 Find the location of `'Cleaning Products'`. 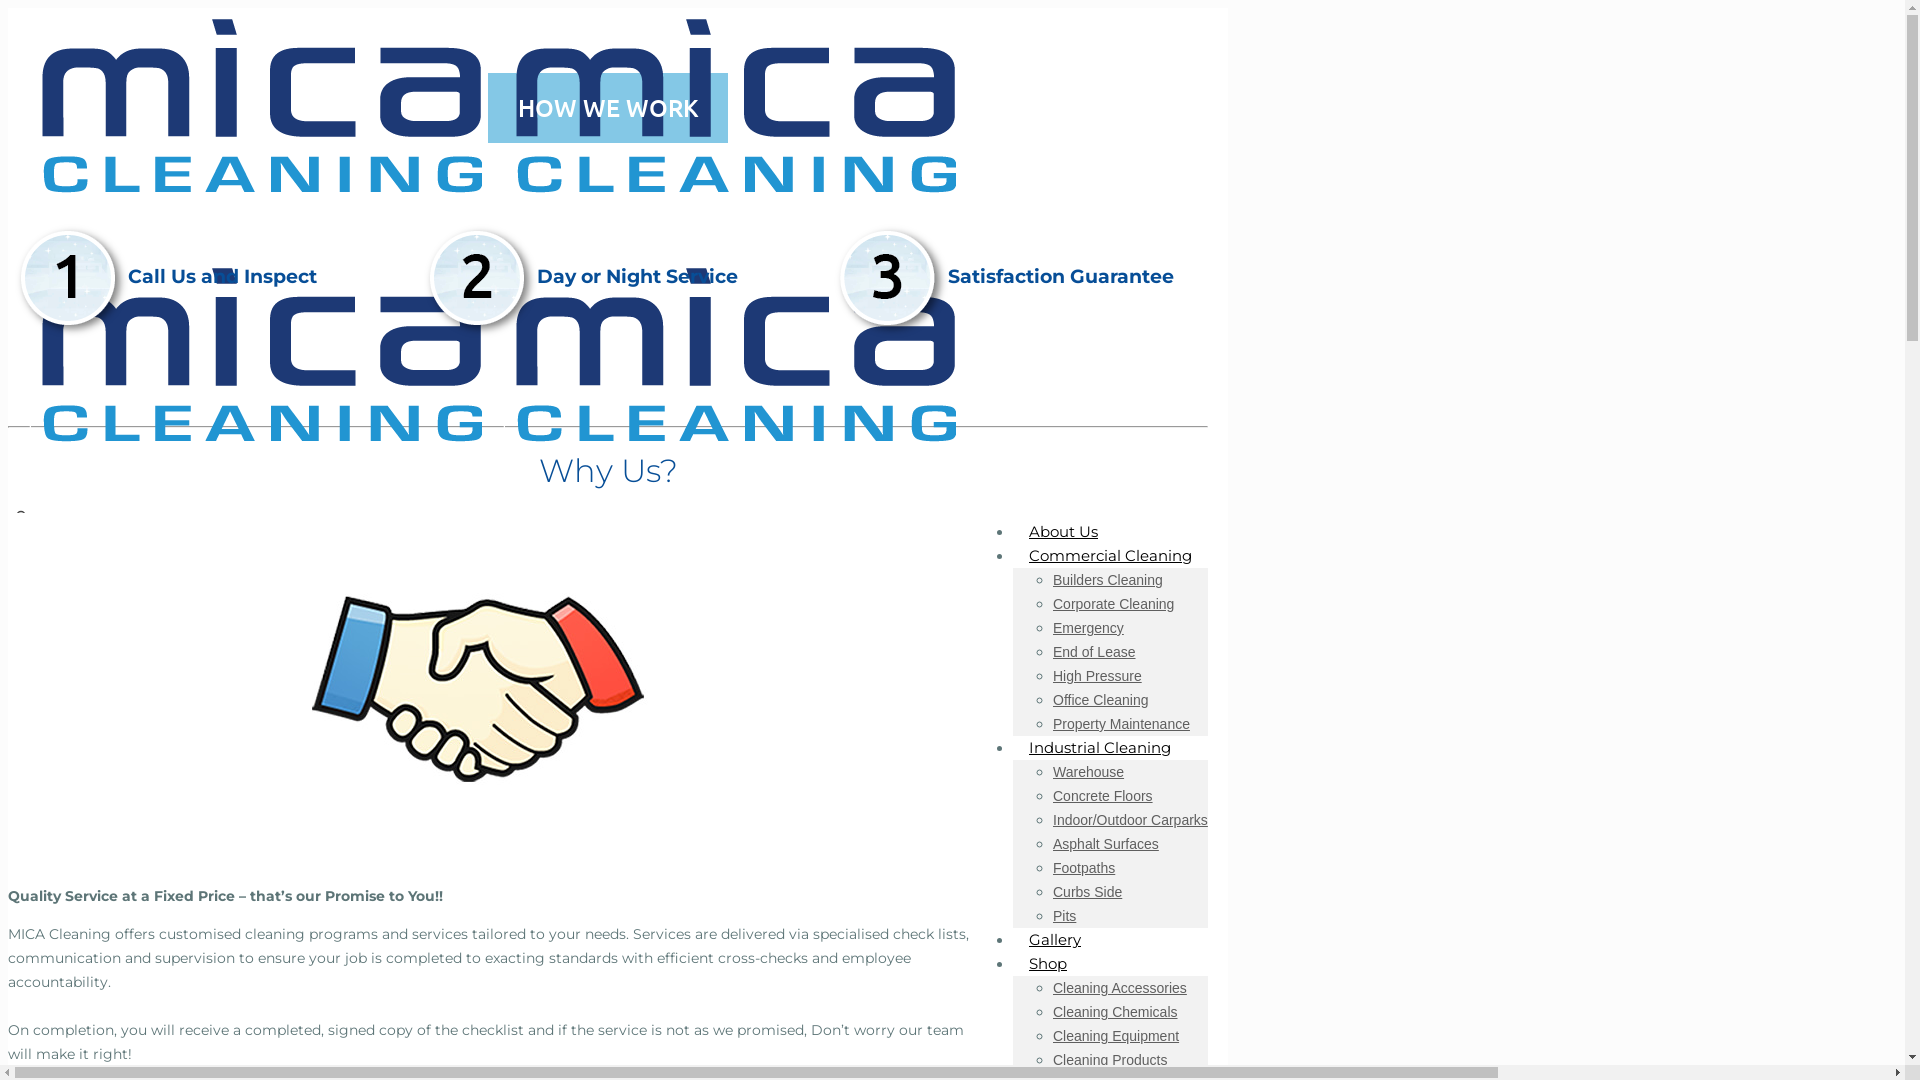

'Cleaning Products' is located at coordinates (1108, 1059).